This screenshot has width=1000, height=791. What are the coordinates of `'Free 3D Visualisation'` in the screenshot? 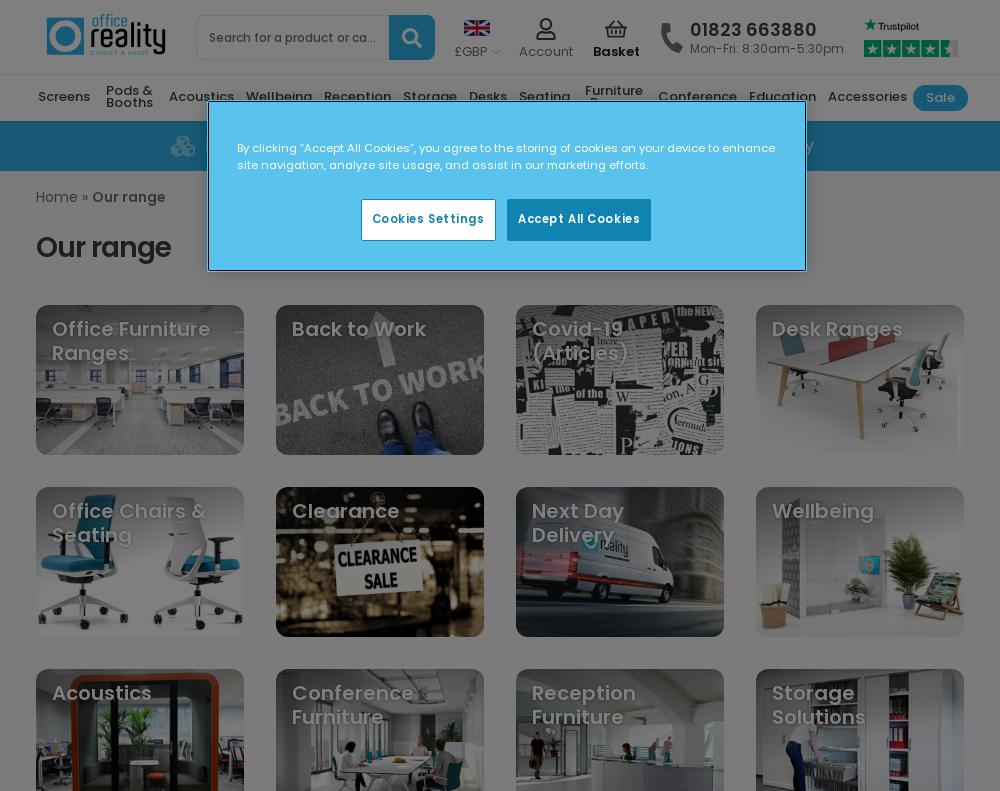 It's located at (284, 144).